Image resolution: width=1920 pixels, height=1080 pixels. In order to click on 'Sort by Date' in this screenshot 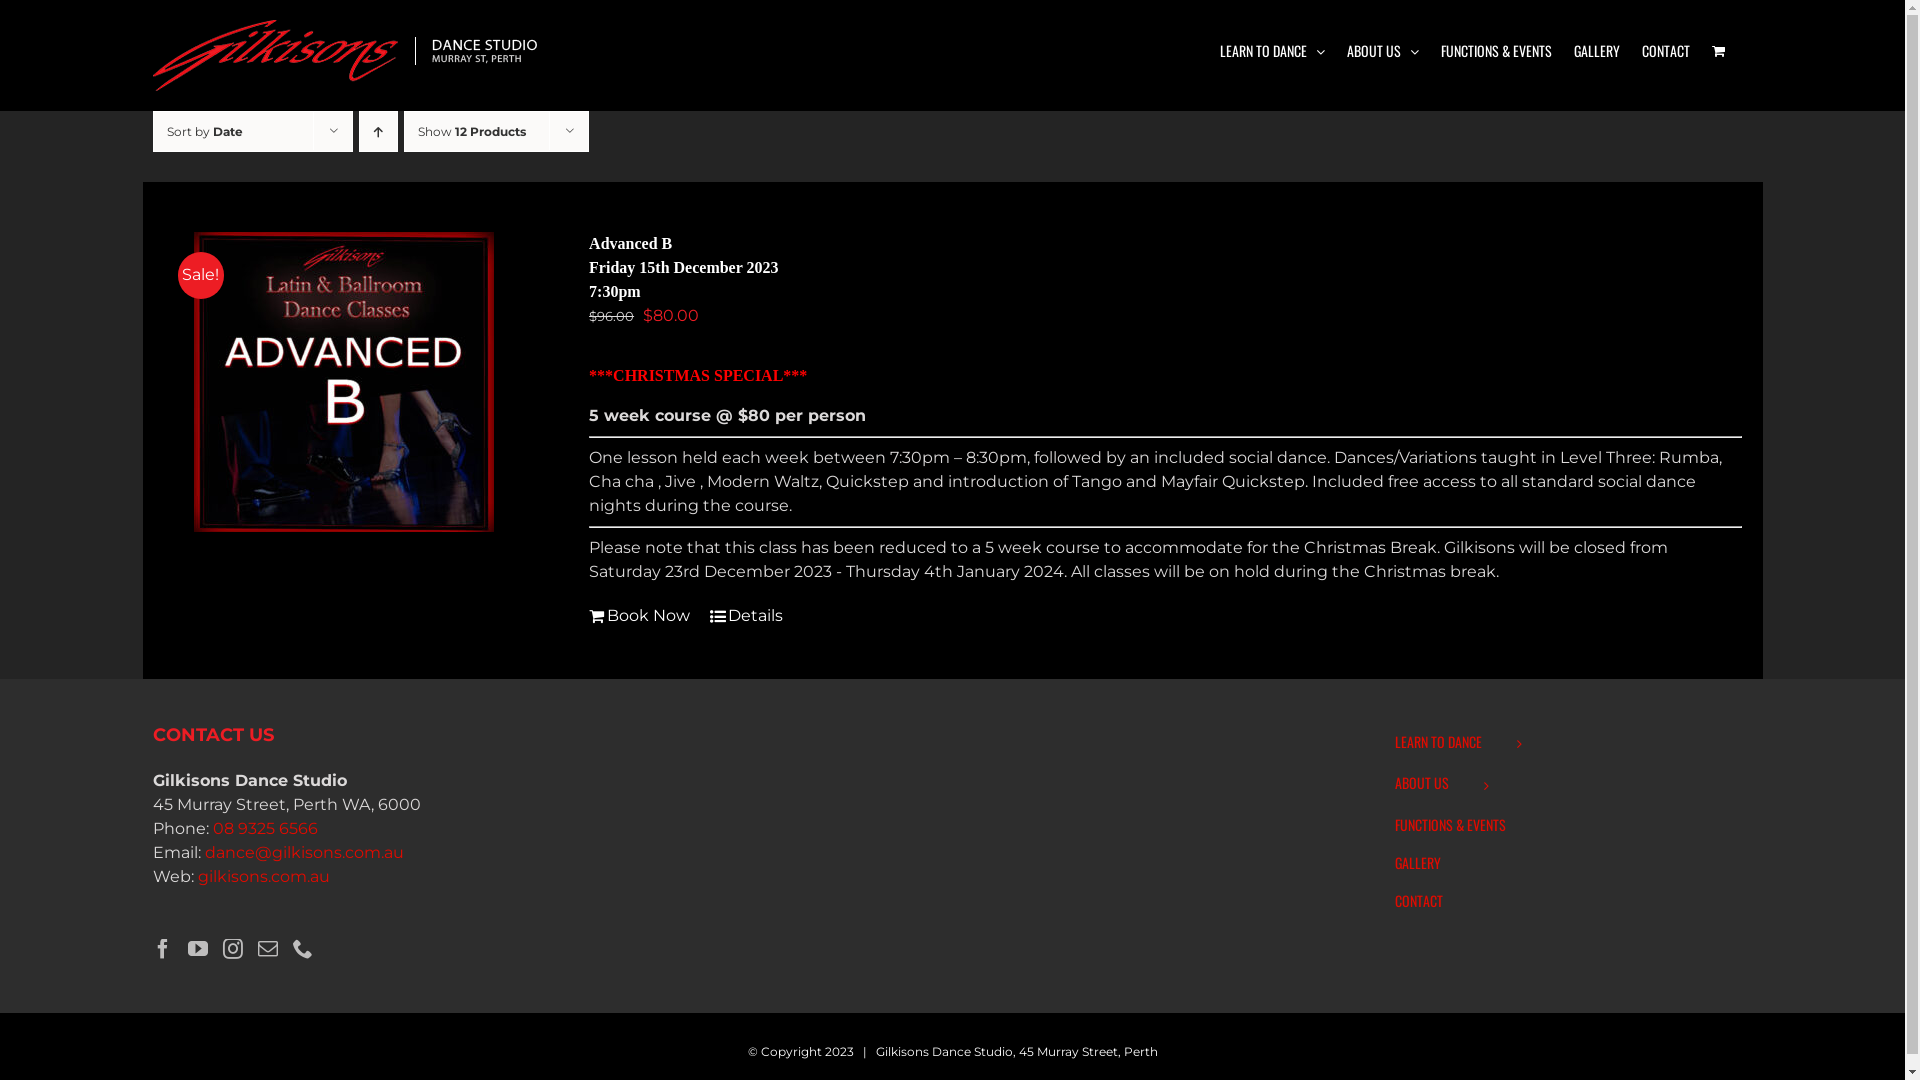, I will do `click(203, 131)`.